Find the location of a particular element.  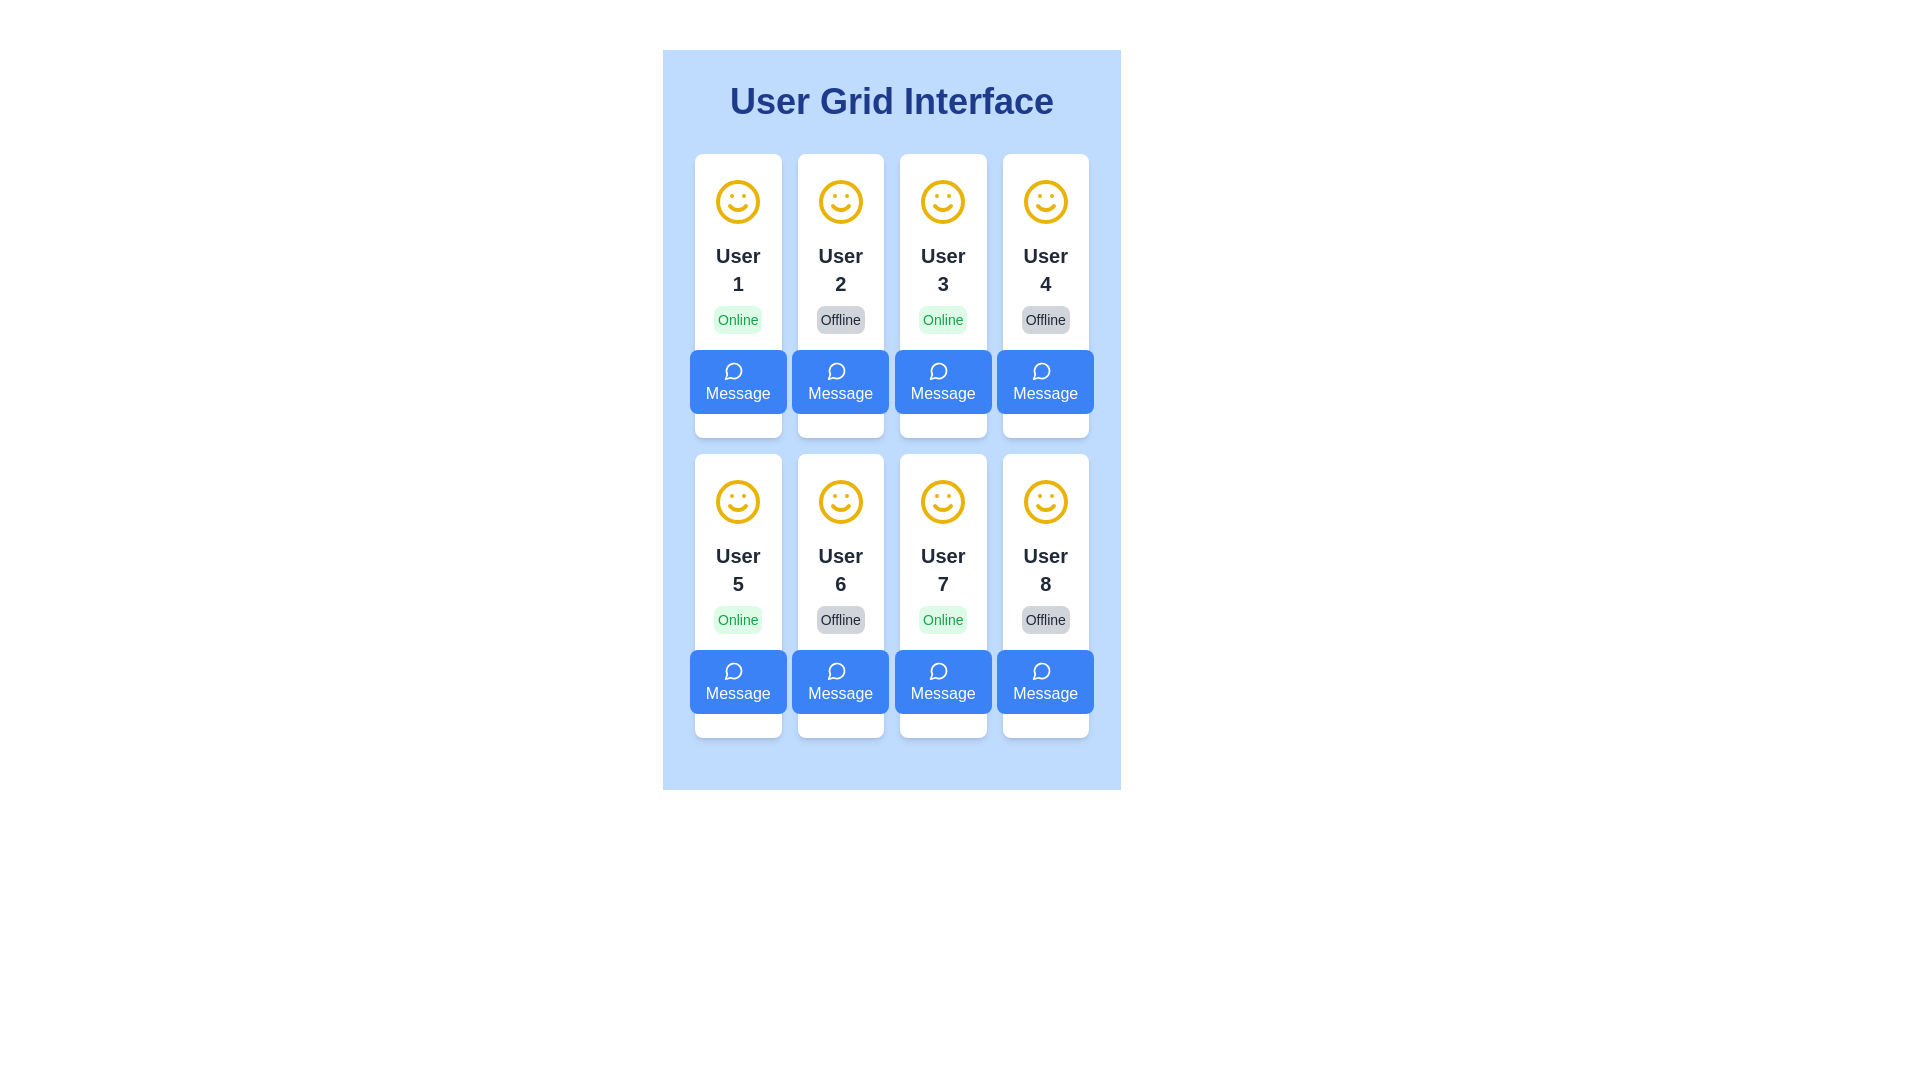

the User Profile Card that displays the user's name, availability status, and has a message button, located in the third position of a 2x4 grid layout is located at coordinates (942, 296).